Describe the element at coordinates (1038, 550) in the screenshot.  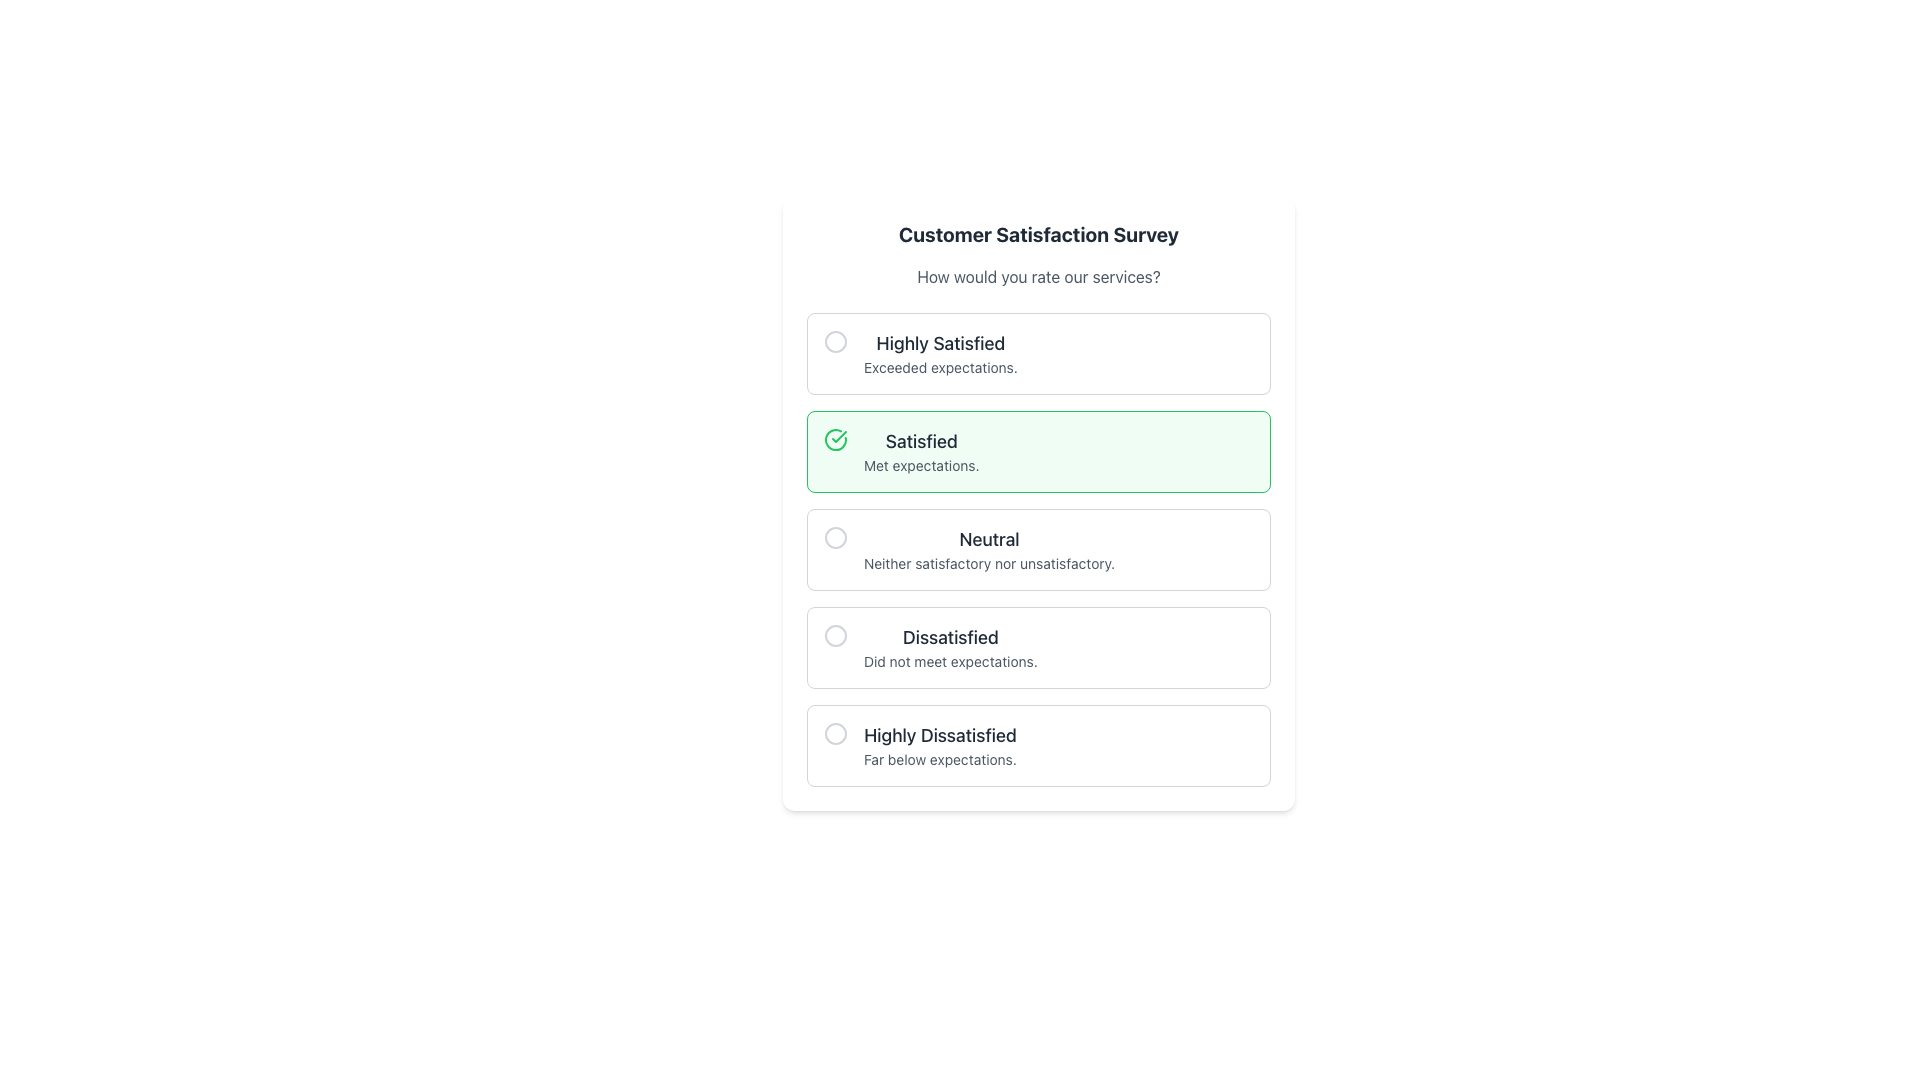
I see `the selectable option group containing the text 'Neutral' and its accompanying unselected circular icon` at that location.